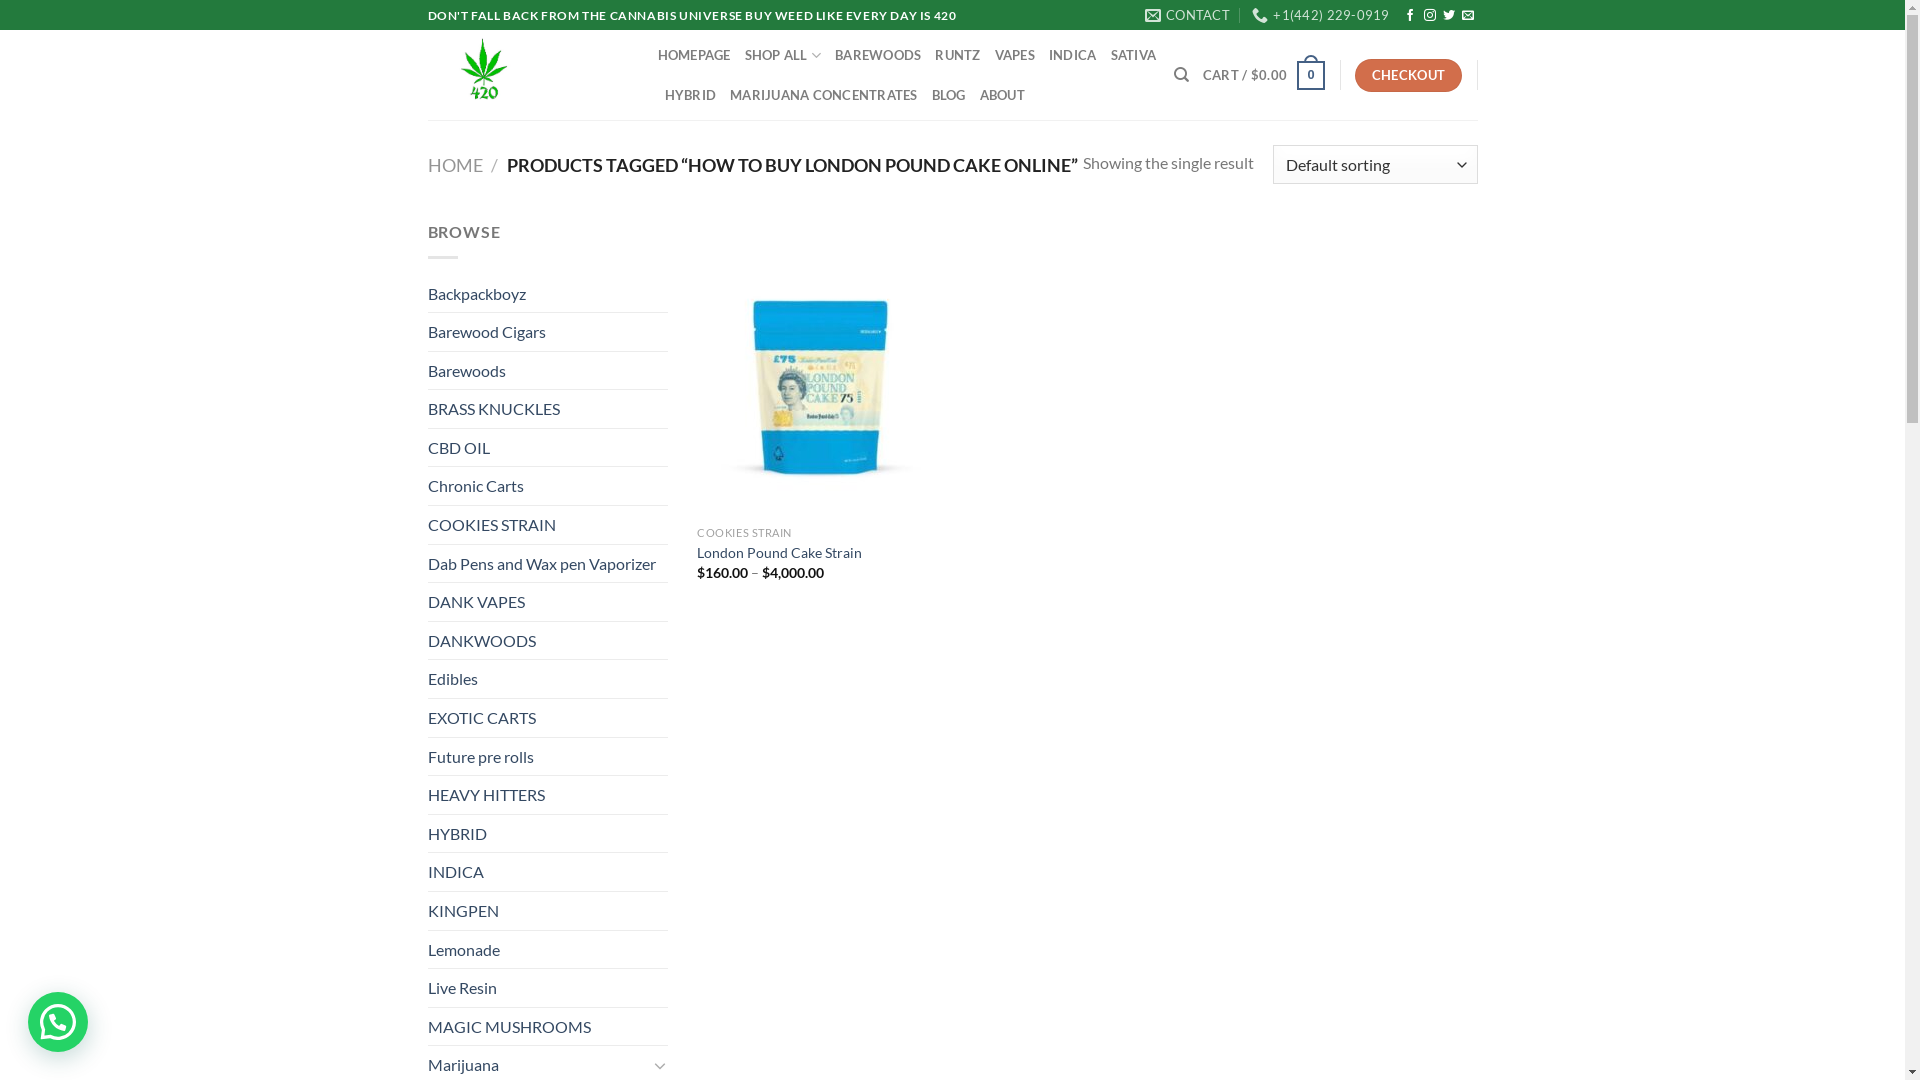 The height and width of the screenshot is (1080, 1920). What do you see at coordinates (1407, 74) in the screenshot?
I see `'CHECKOUT'` at bounding box center [1407, 74].